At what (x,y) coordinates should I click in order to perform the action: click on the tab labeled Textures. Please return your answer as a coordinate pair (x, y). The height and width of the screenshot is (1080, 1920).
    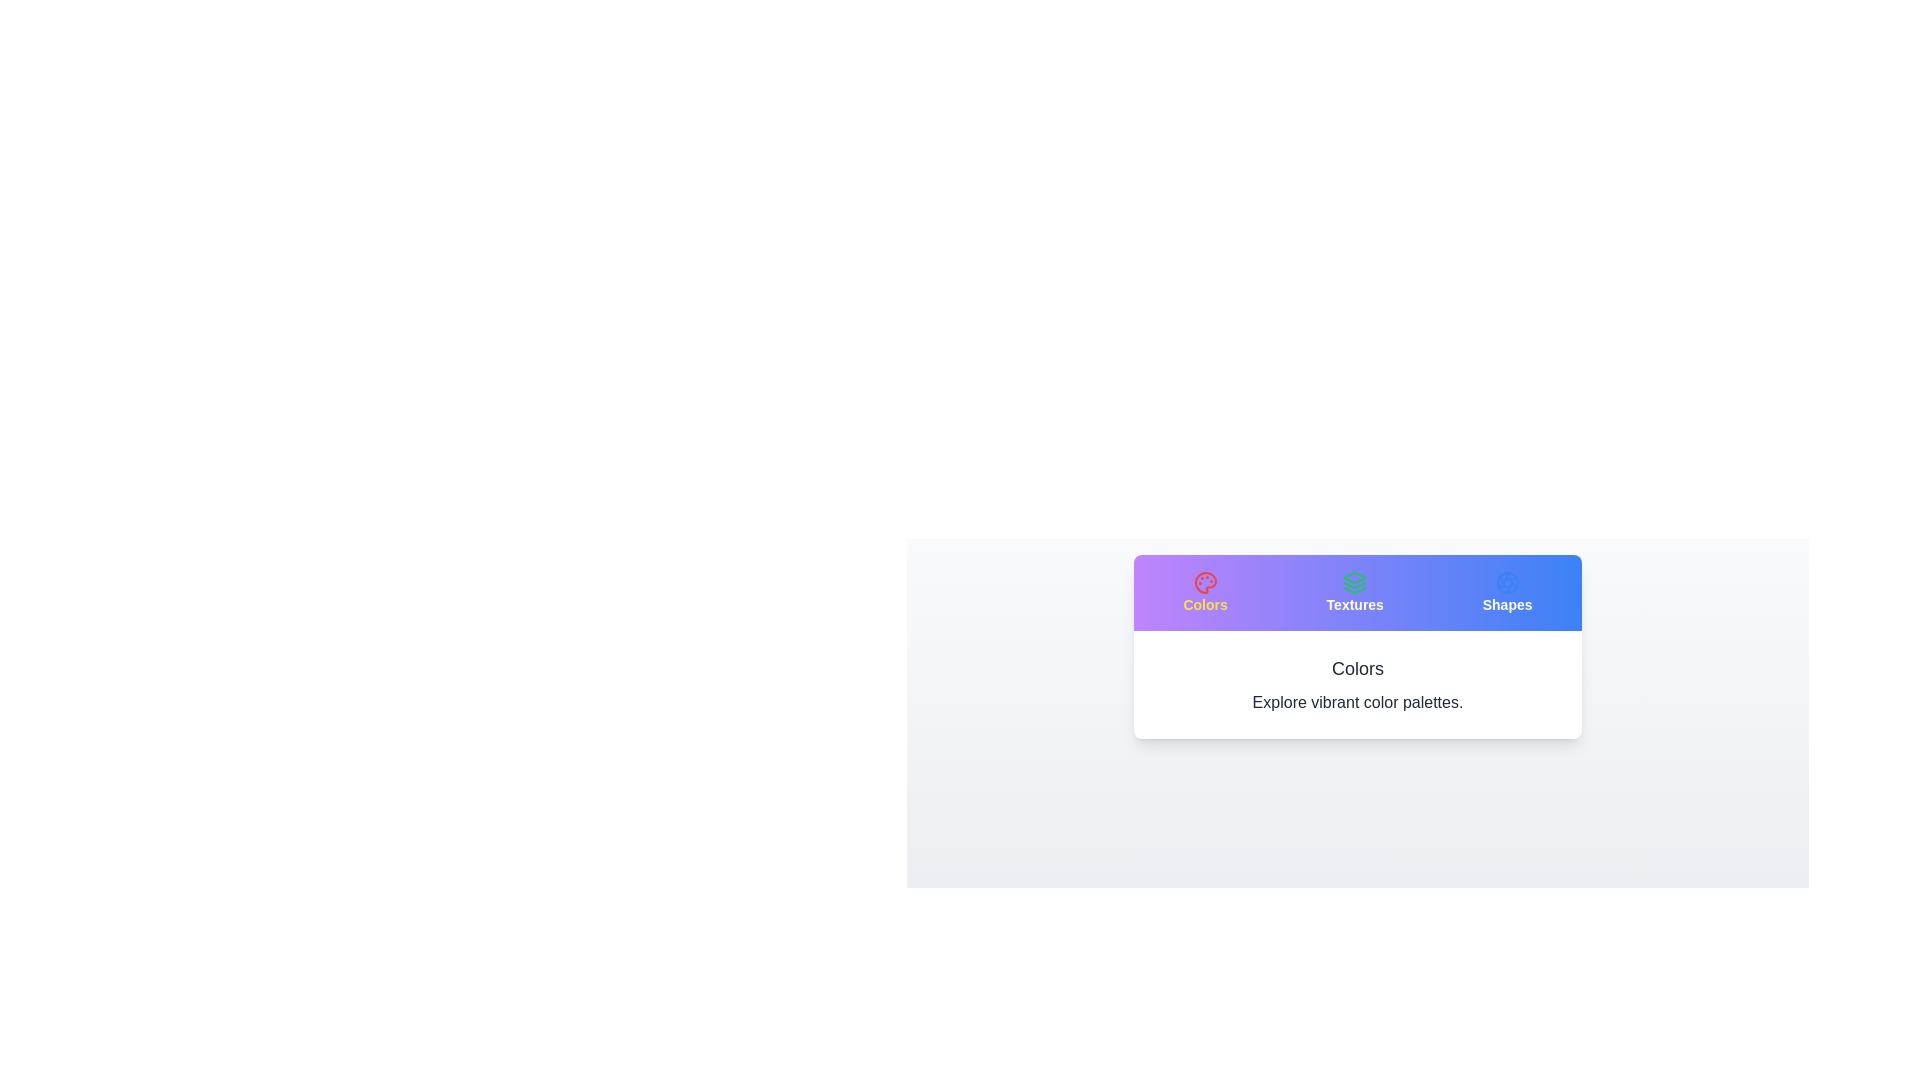
    Looking at the image, I should click on (1354, 592).